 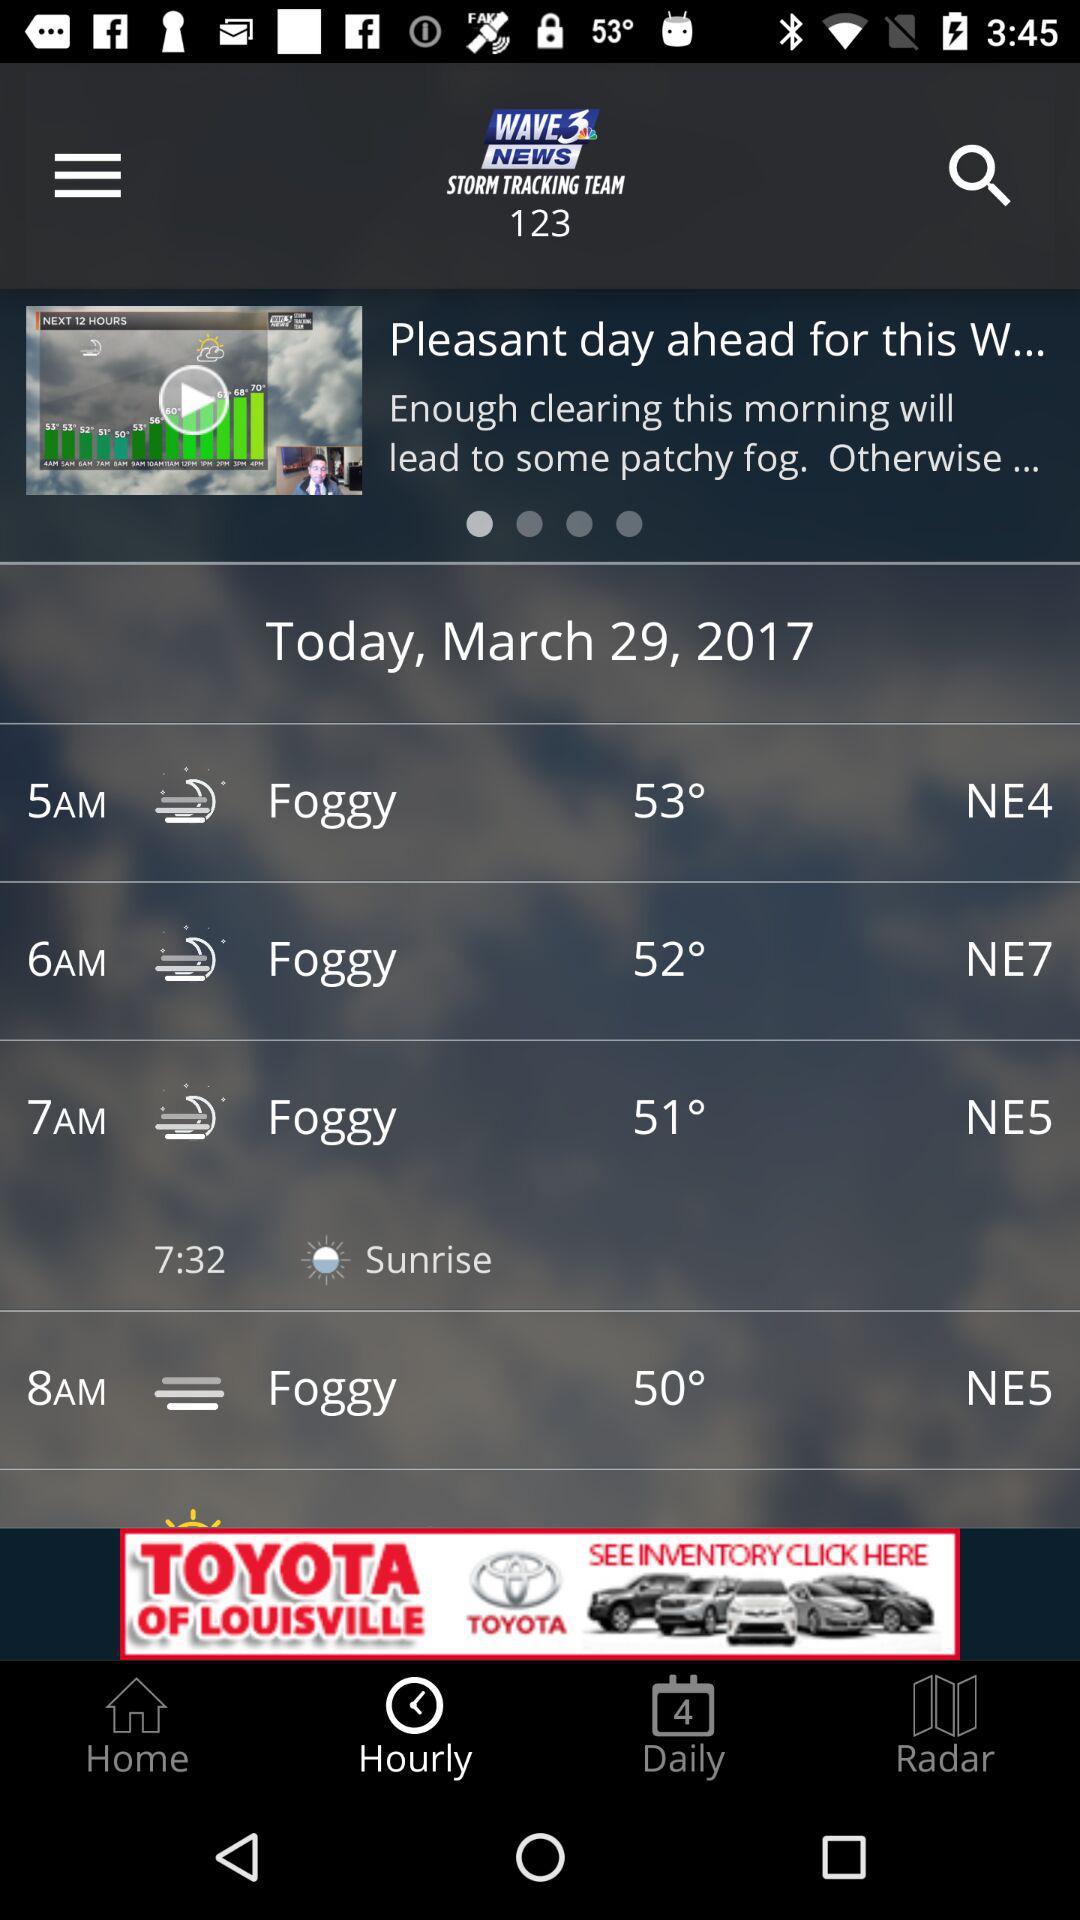 I want to click on the symbol which is right to 6am, so click(x=193, y=960).